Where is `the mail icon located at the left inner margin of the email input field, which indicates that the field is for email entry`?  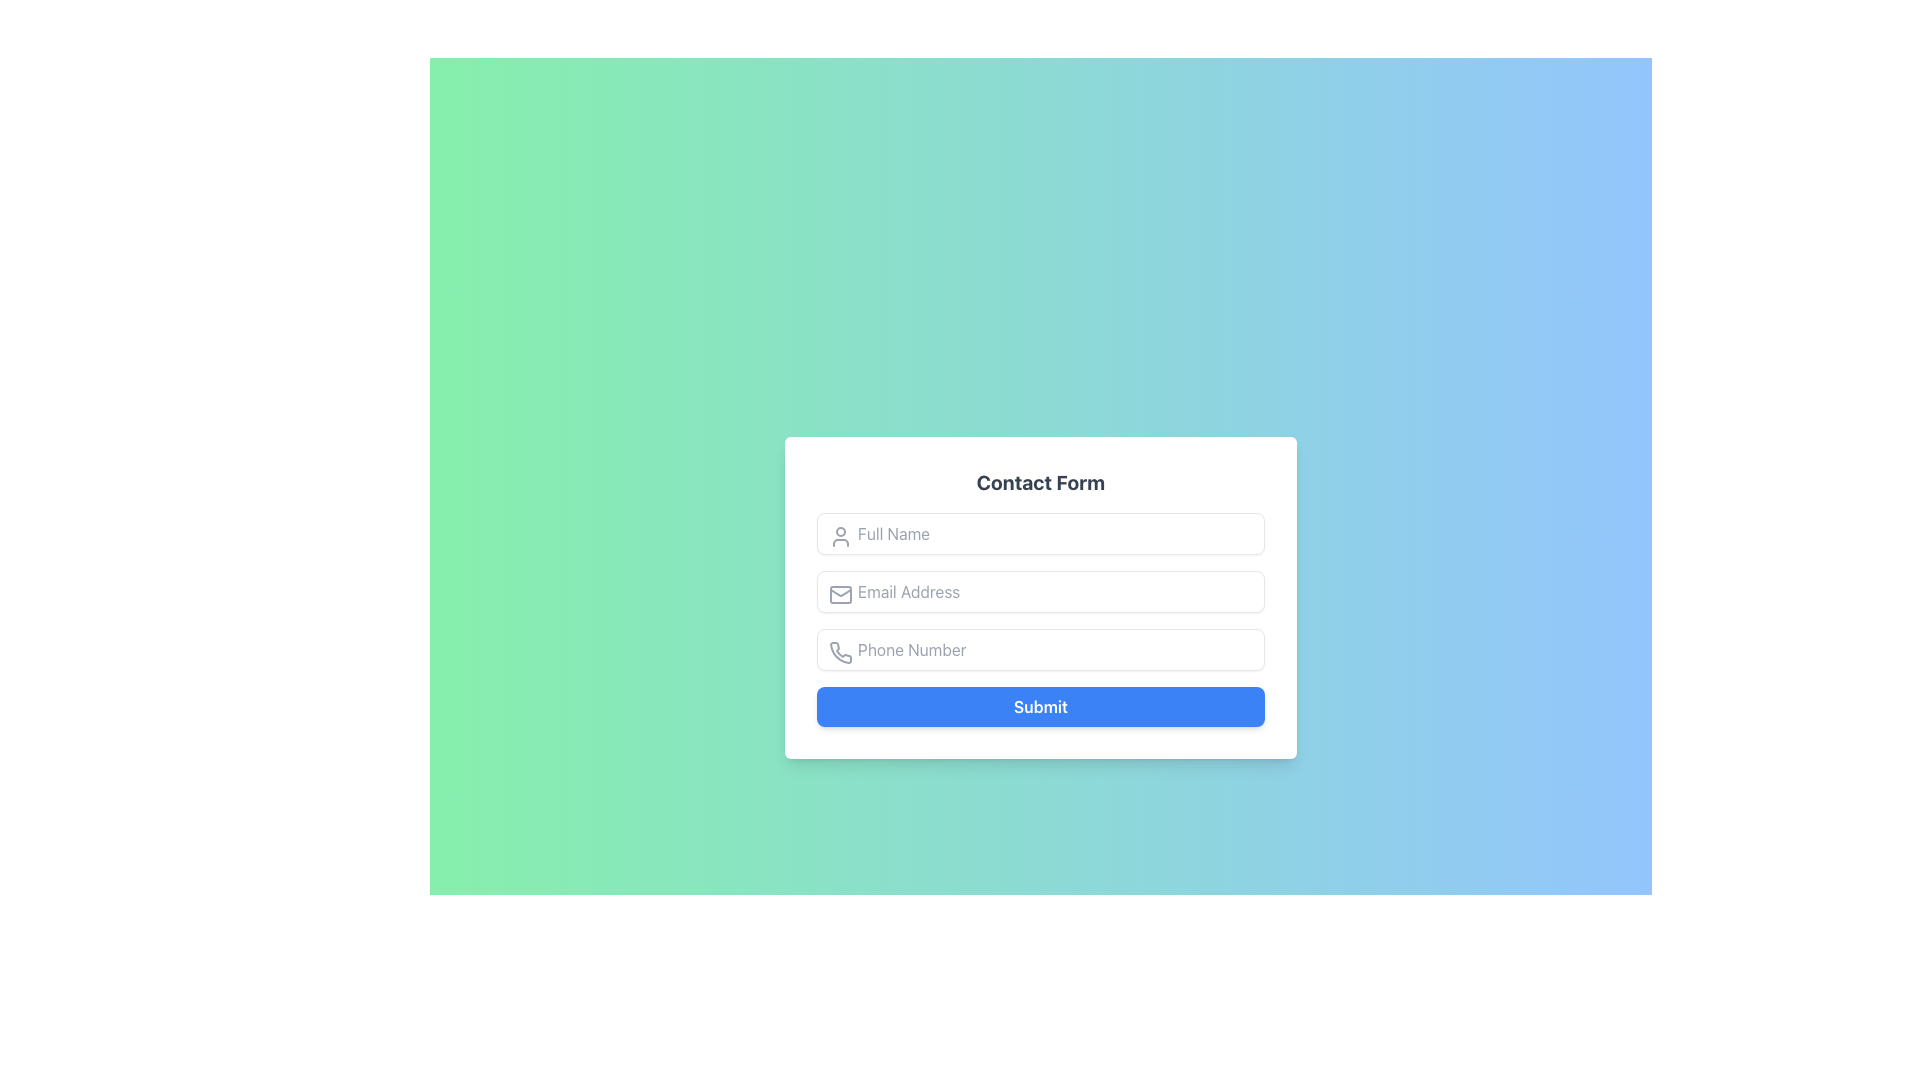
the mail icon located at the left inner margin of the email input field, which indicates that the field is for email entry is located at coordinates (840, 593).